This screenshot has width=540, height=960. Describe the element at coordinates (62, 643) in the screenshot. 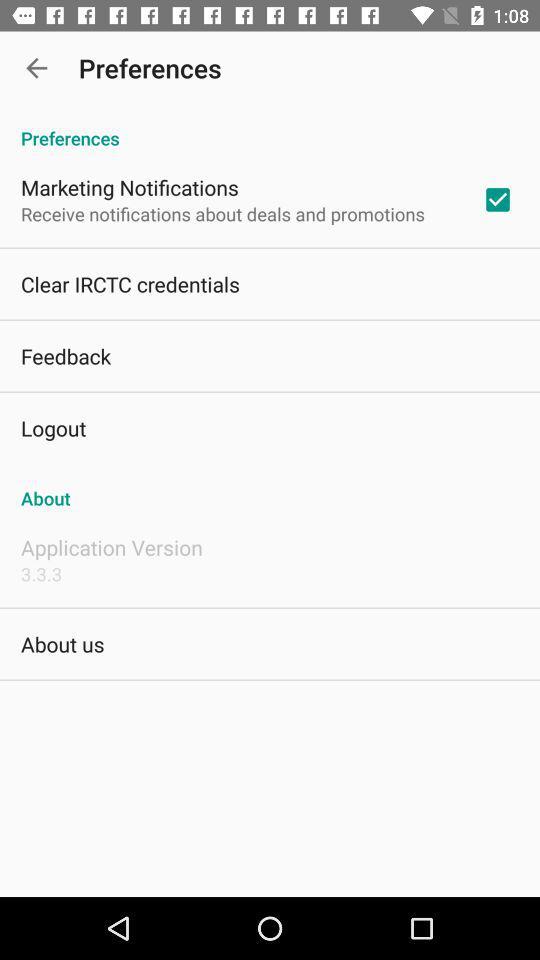

I see `icon at the bottom left corner` at that location.